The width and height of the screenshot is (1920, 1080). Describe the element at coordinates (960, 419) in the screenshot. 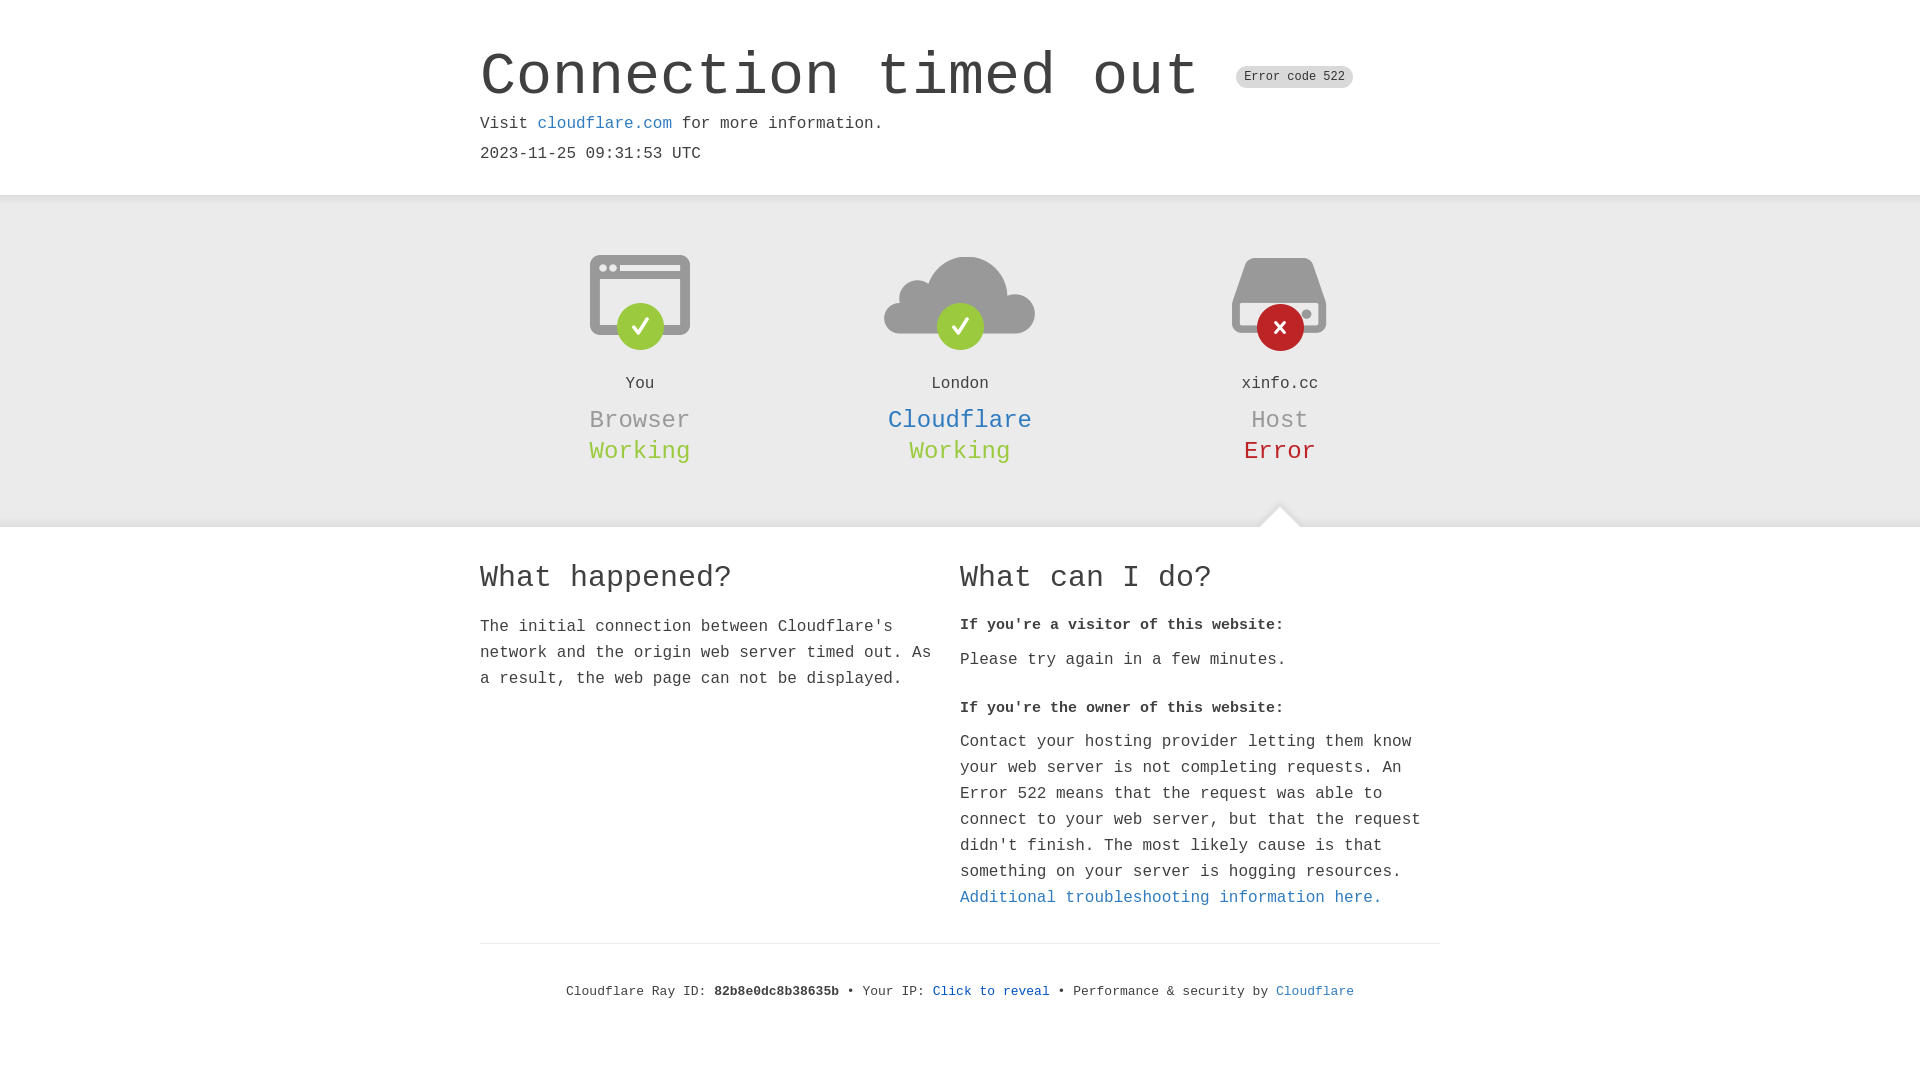

I see `'Cloudflare'` at that location.